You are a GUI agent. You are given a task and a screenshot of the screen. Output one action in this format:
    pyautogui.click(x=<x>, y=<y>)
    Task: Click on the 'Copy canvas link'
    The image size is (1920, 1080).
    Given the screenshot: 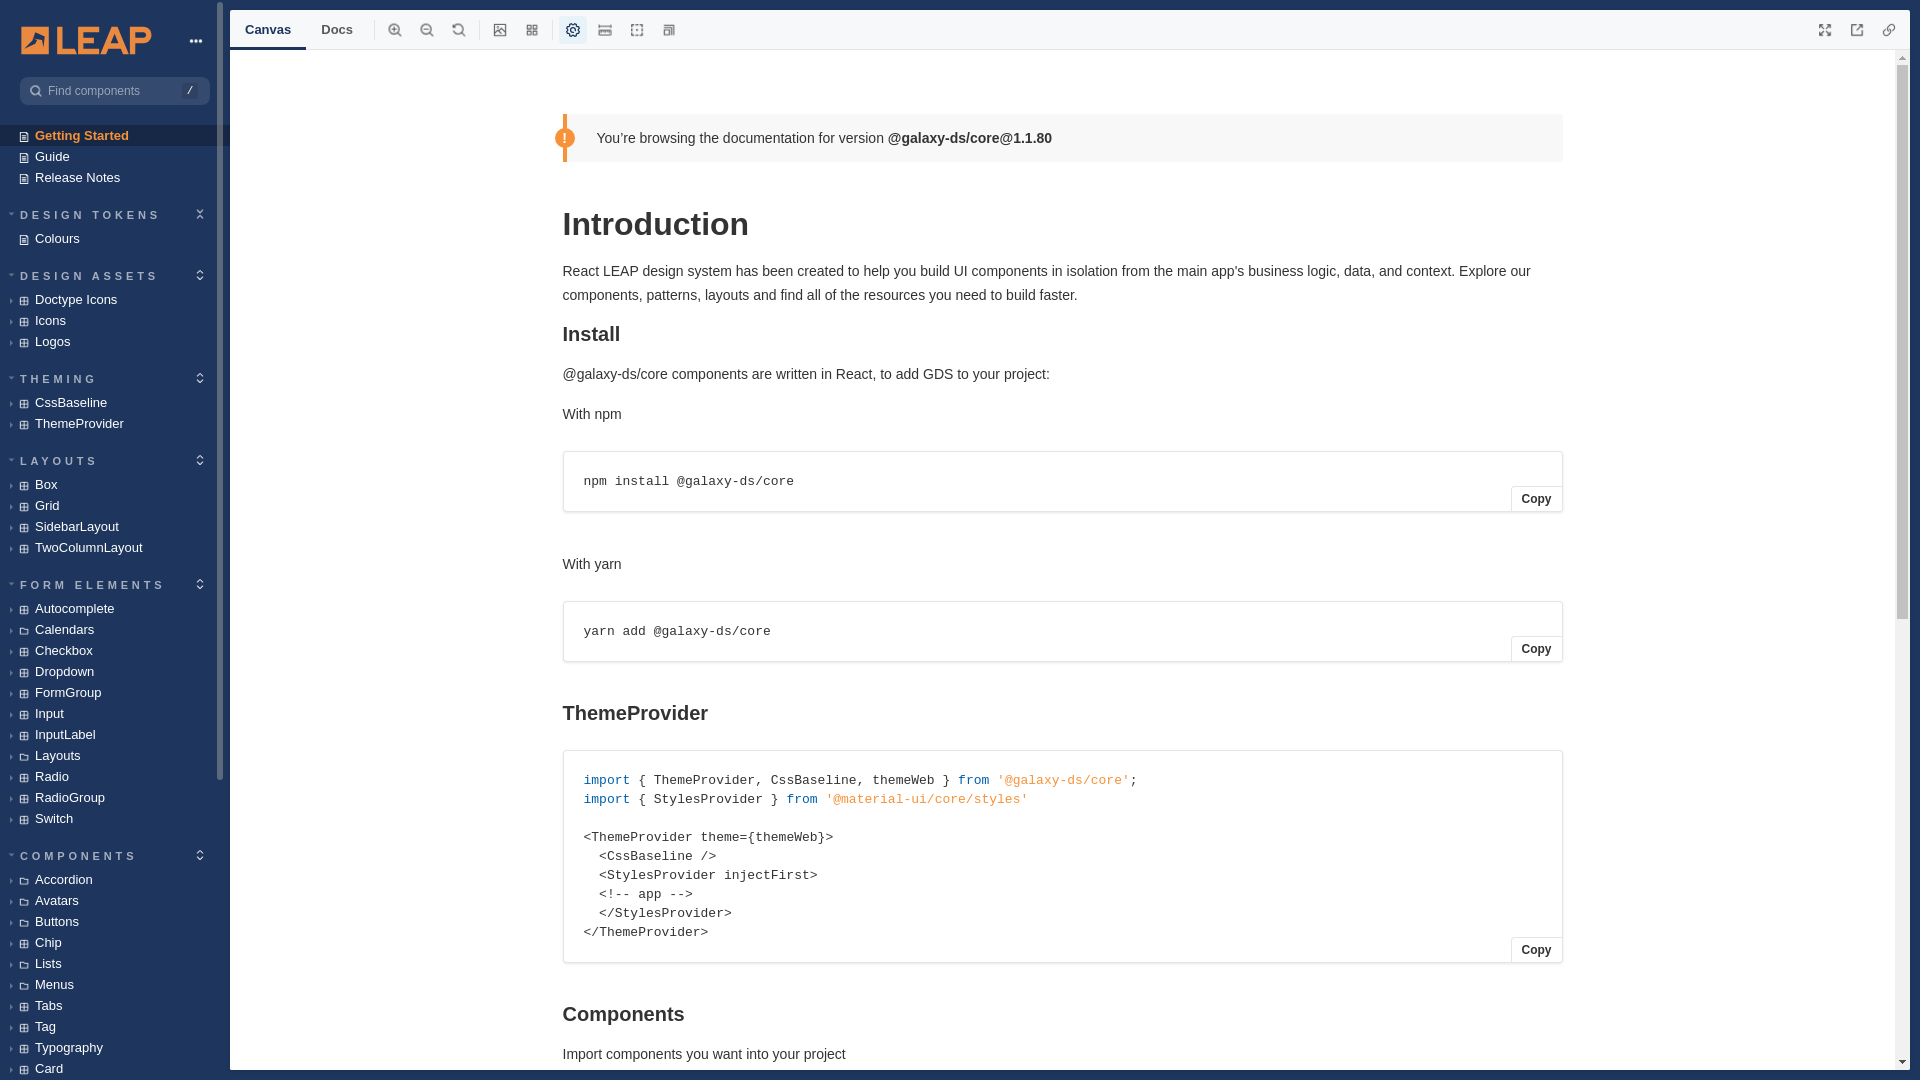 What is the action you would take?
    pyautogui.click(x=1888, y=30)
    